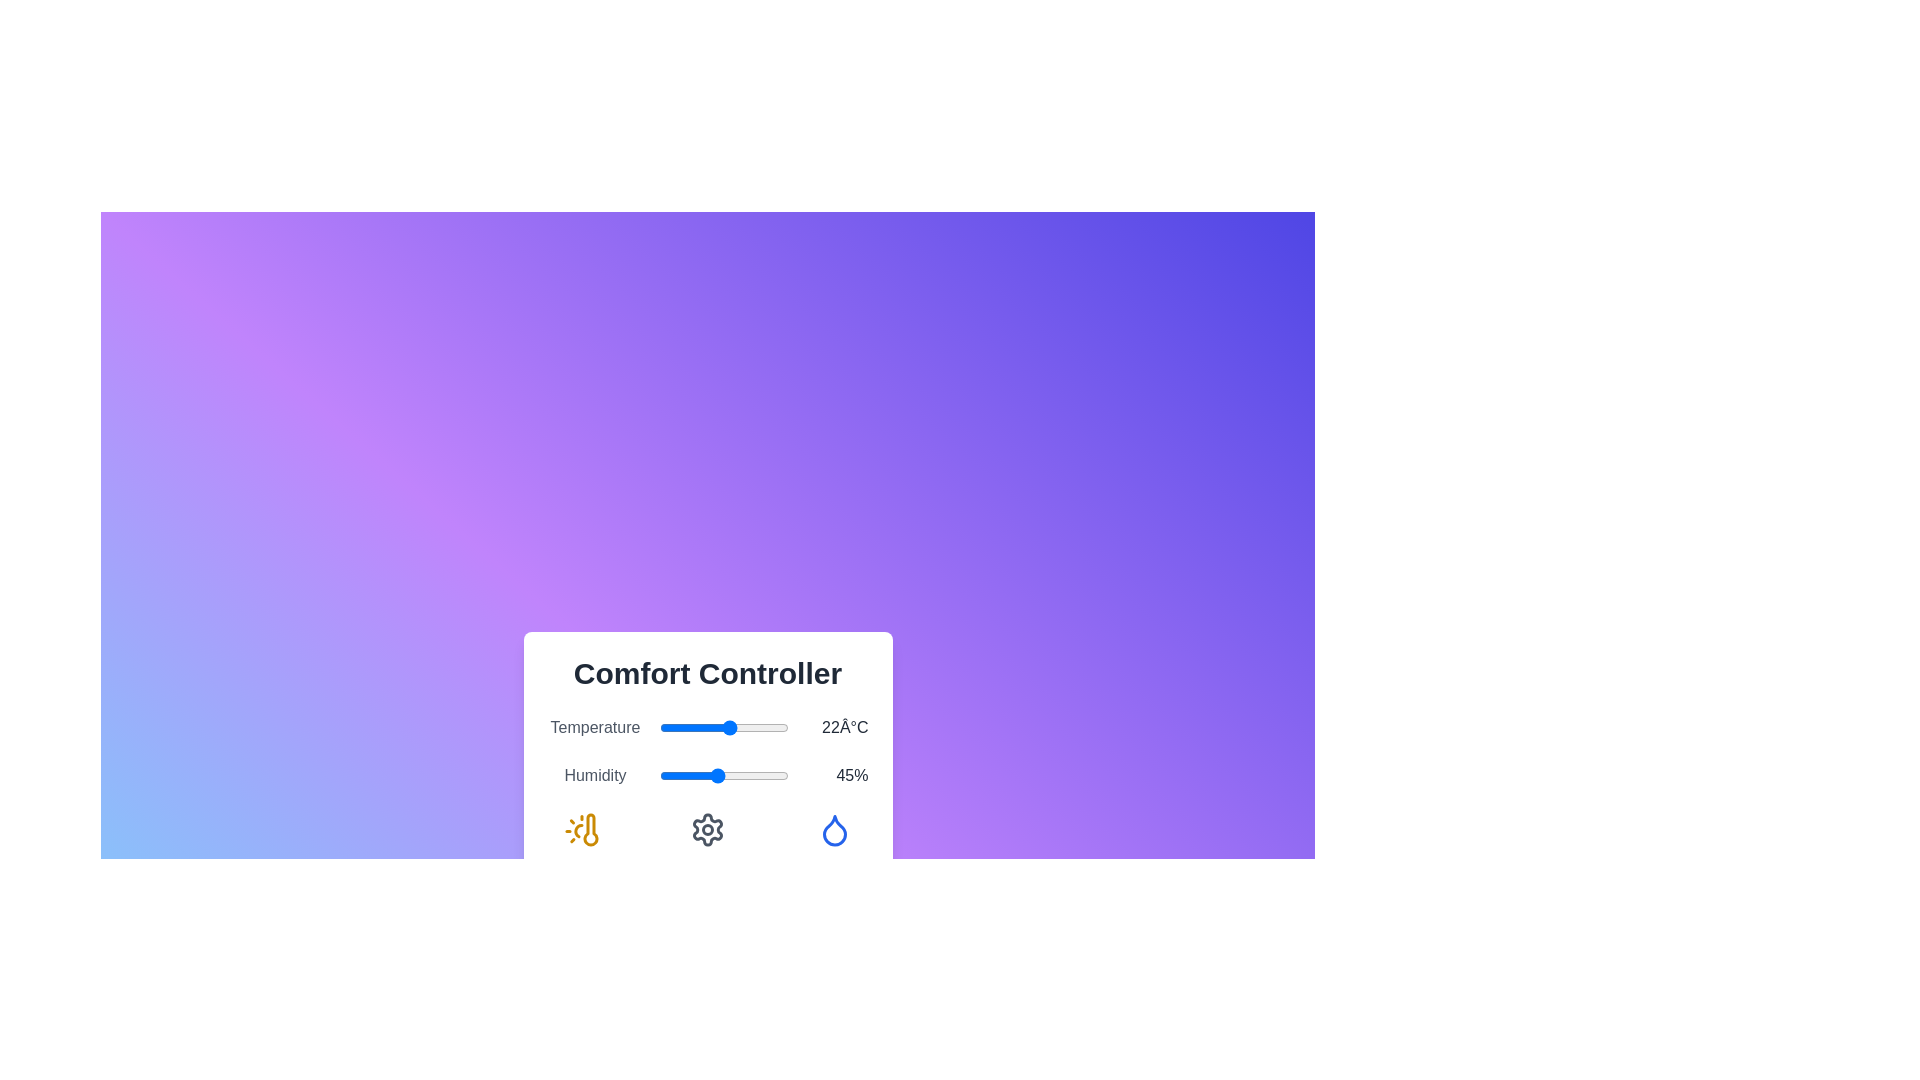 The image size is (1920, 1080). Describe the element at coordinates (711, 728) in the screenshot. I see `the temperature slider to set the temperature to 16°C` at that location.